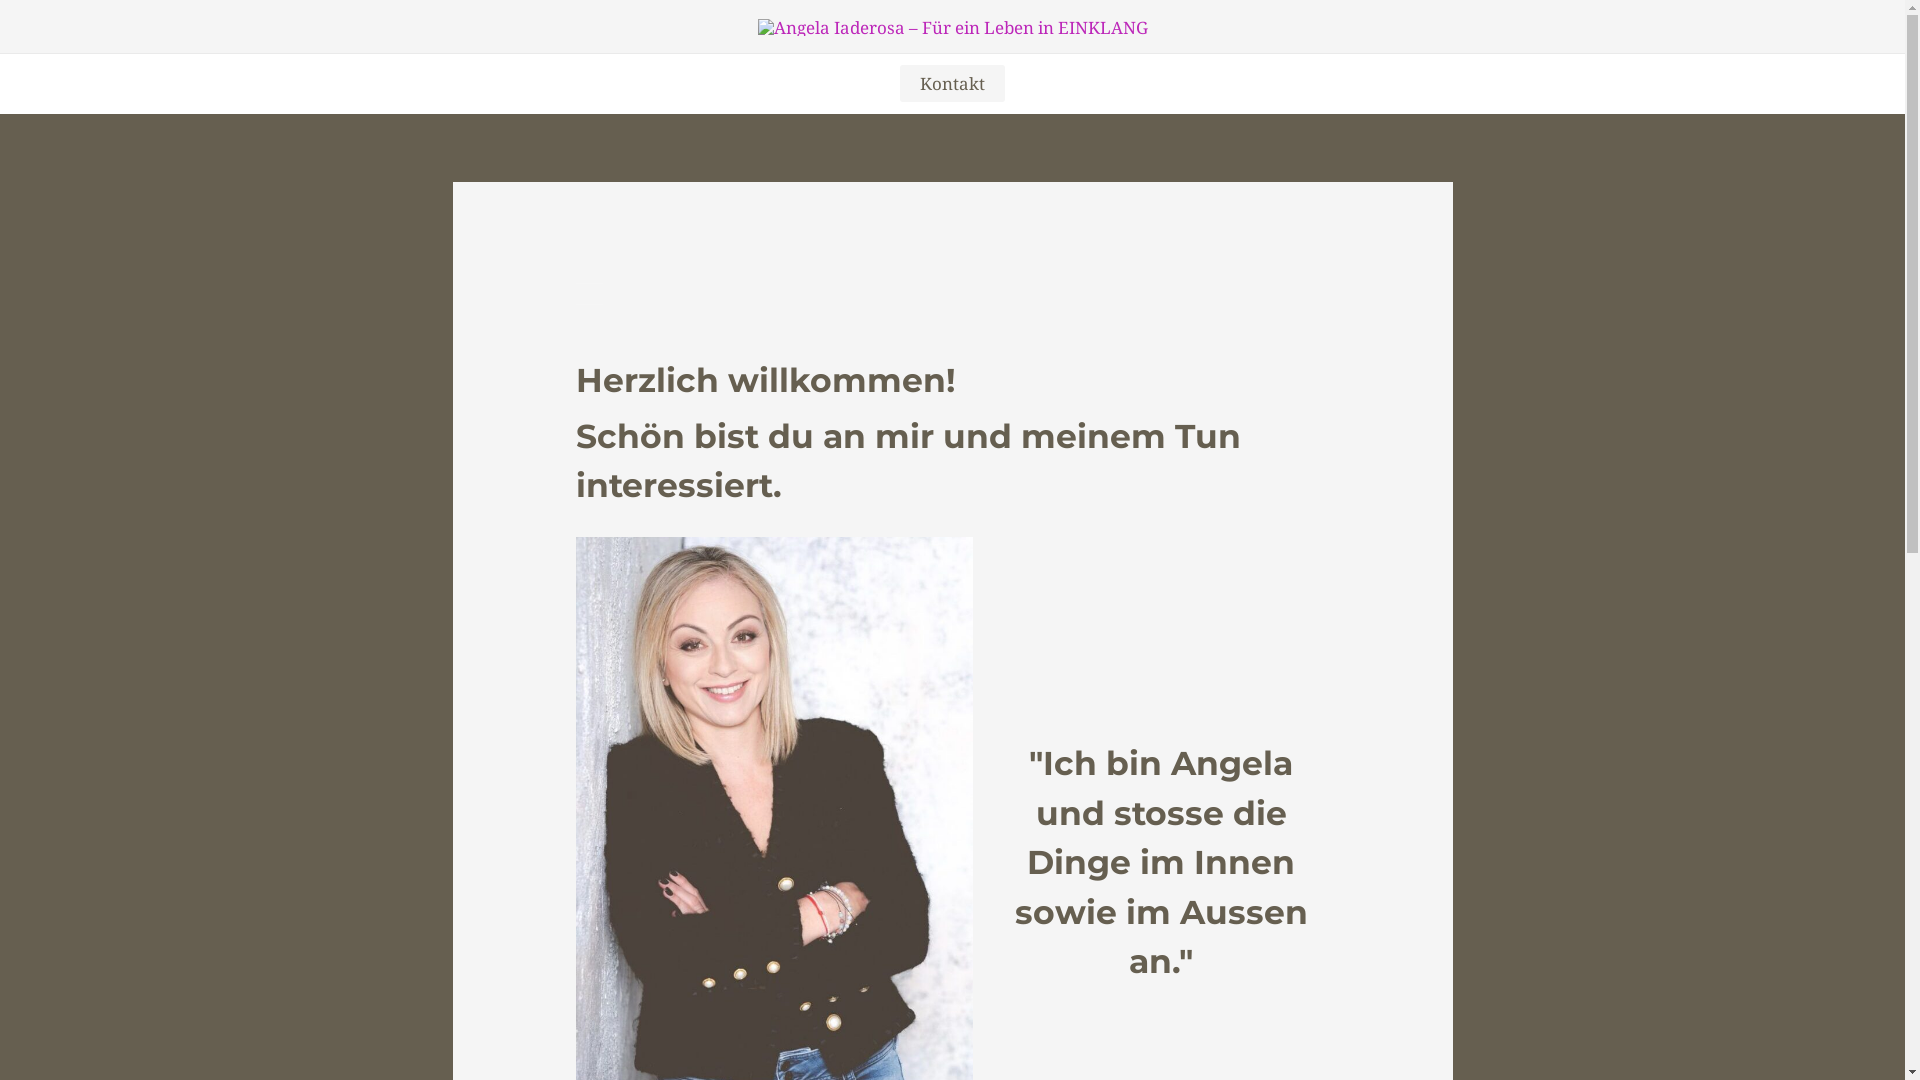 The image size is (1920, 1080). What do you see at coordinates (951, 82) in the screenshot?
I see `'Kontakt'` at bounding box center [951, 82].